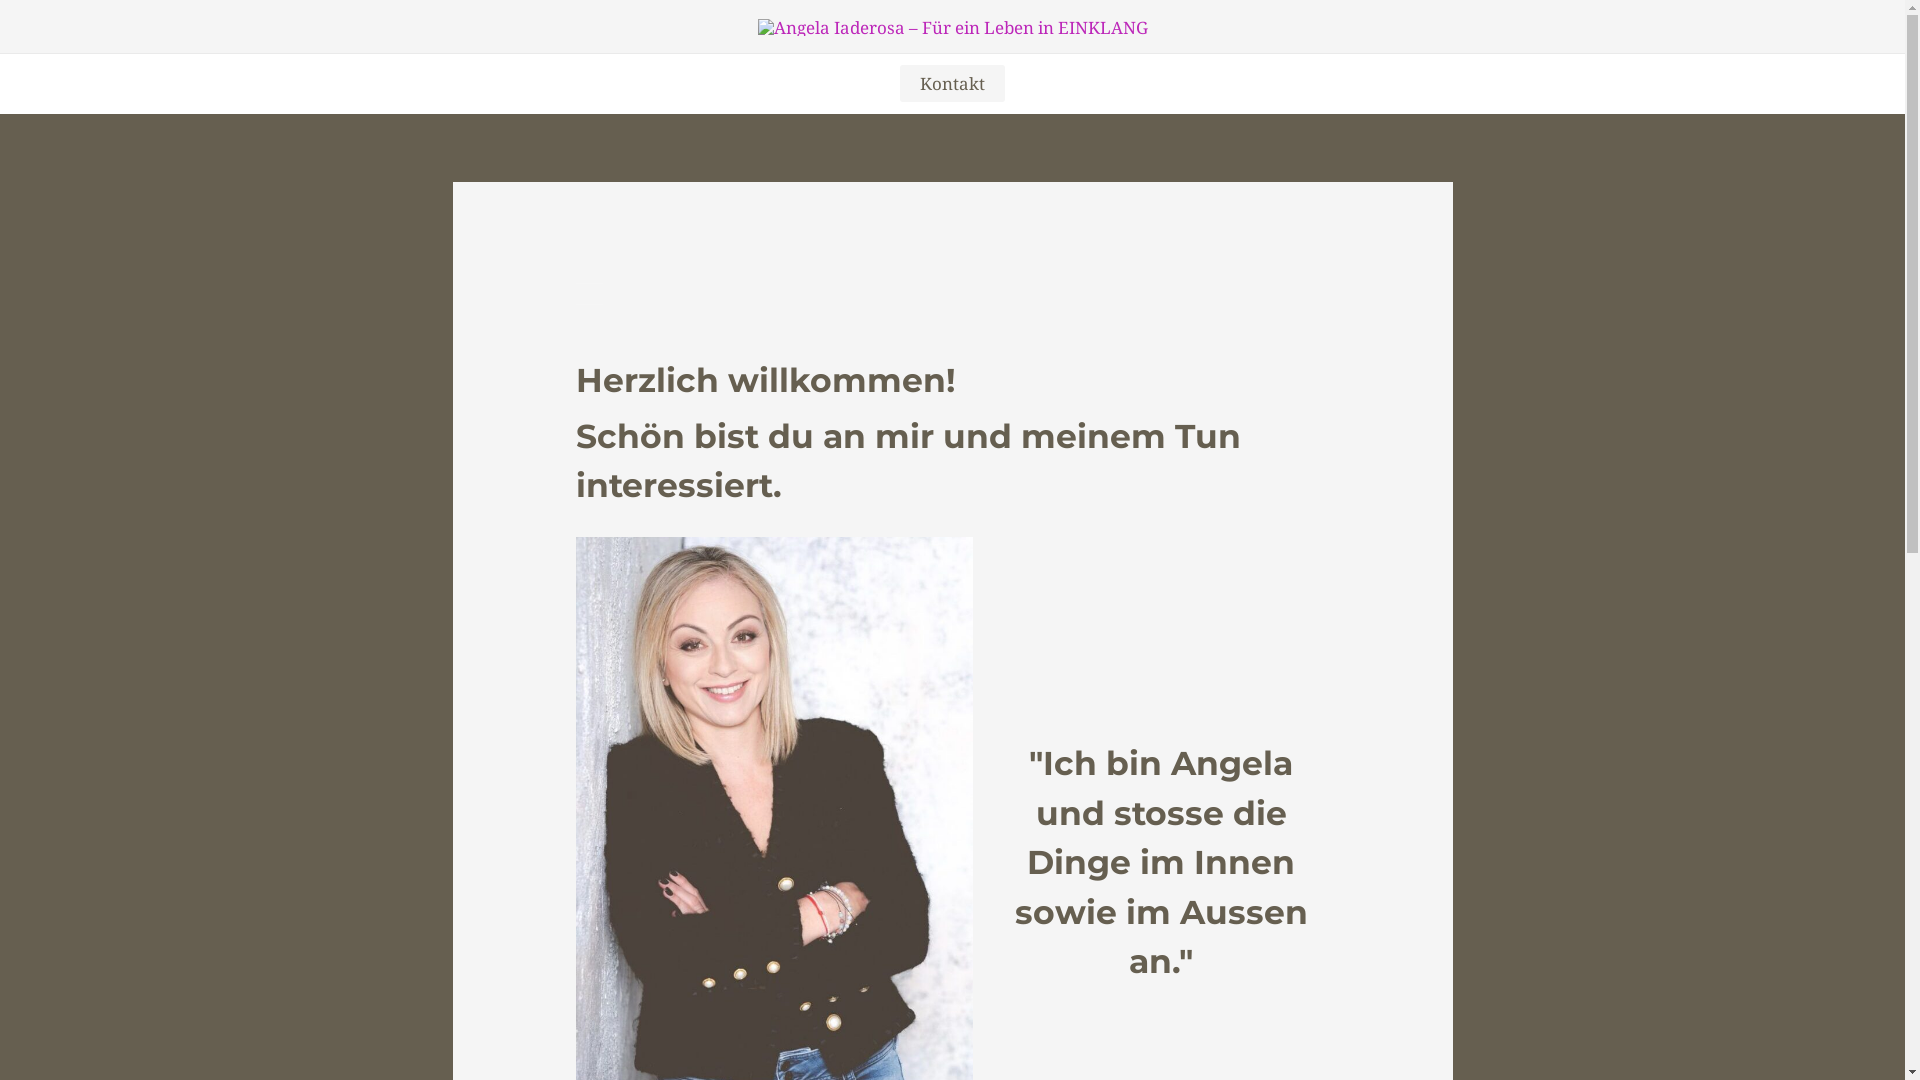 The image size is (1920, 1080). What do you see at coordinates (951, 82) in the screenshot?
I see `'Kontakt'` at bounding box center [951, 82].